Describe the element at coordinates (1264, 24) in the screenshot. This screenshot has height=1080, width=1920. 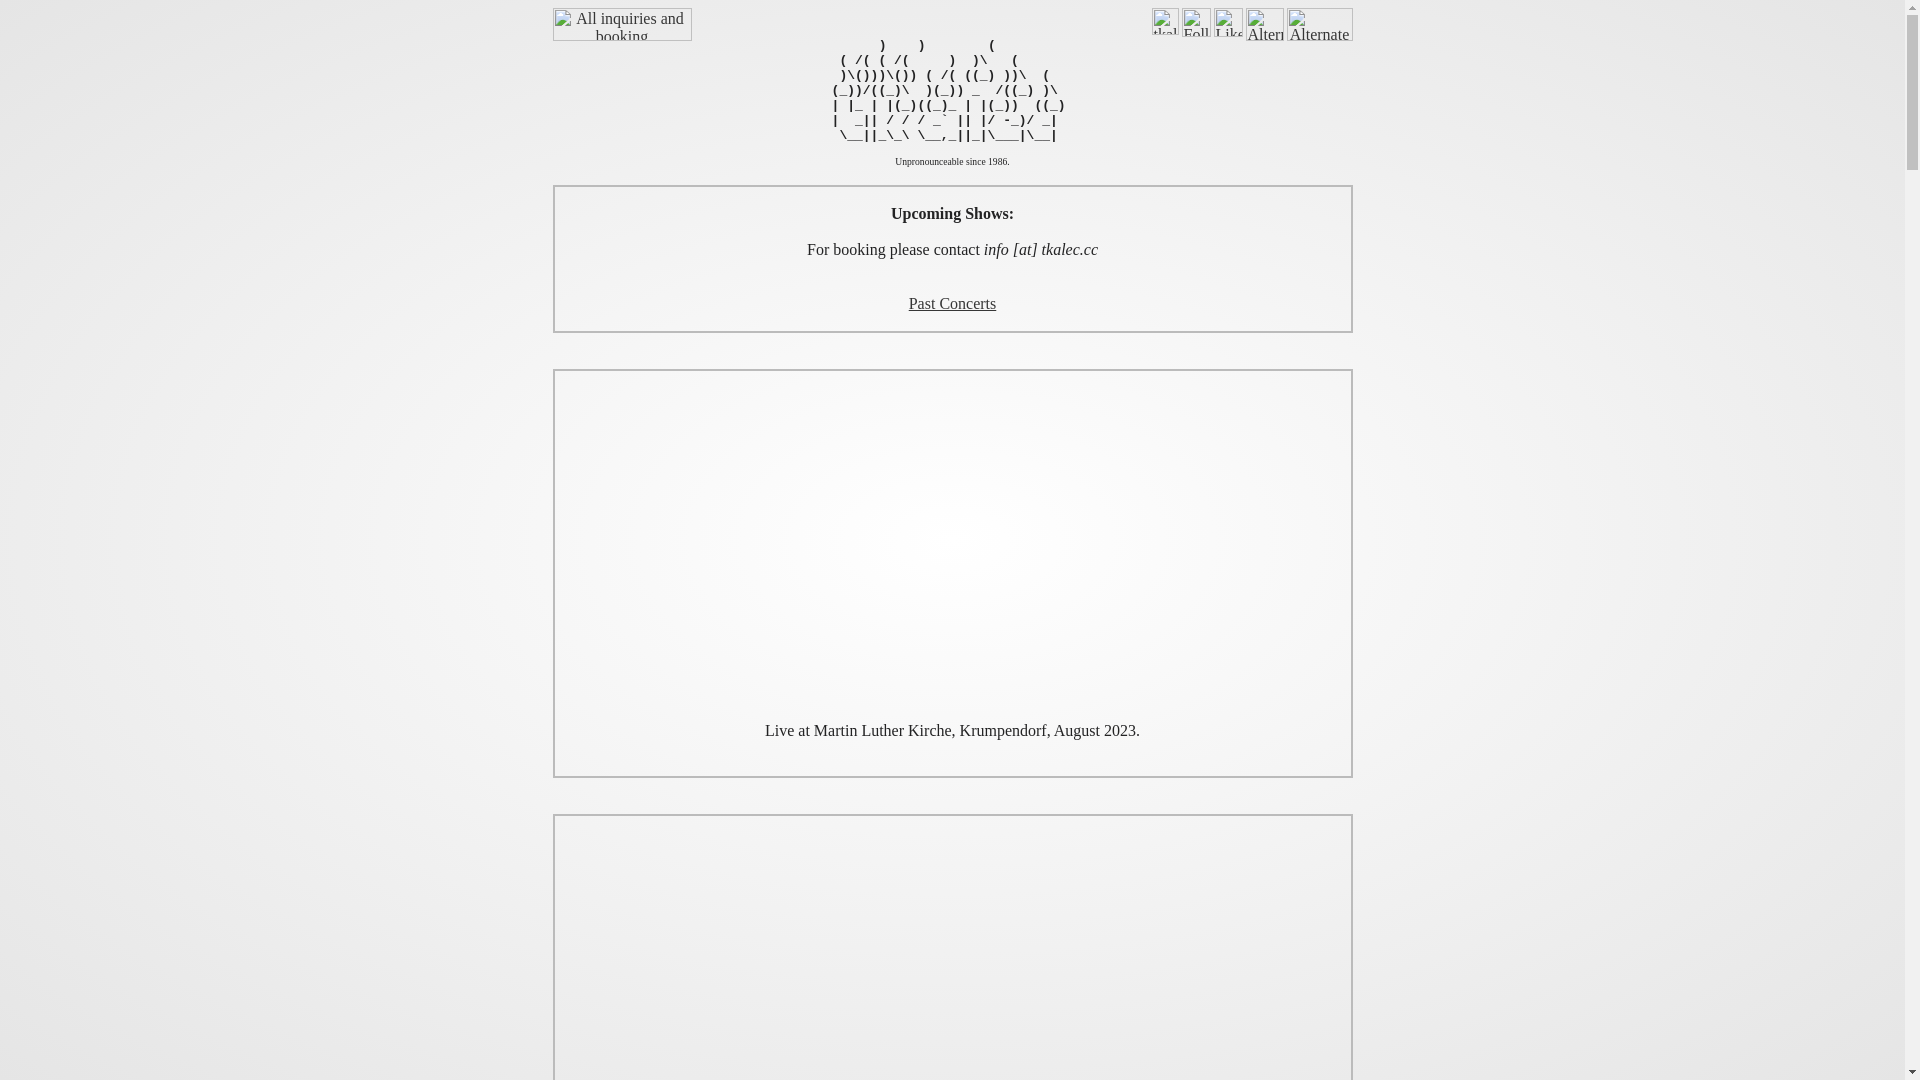
I see `'Alternate Audio - Quality wayward music'` at that location.